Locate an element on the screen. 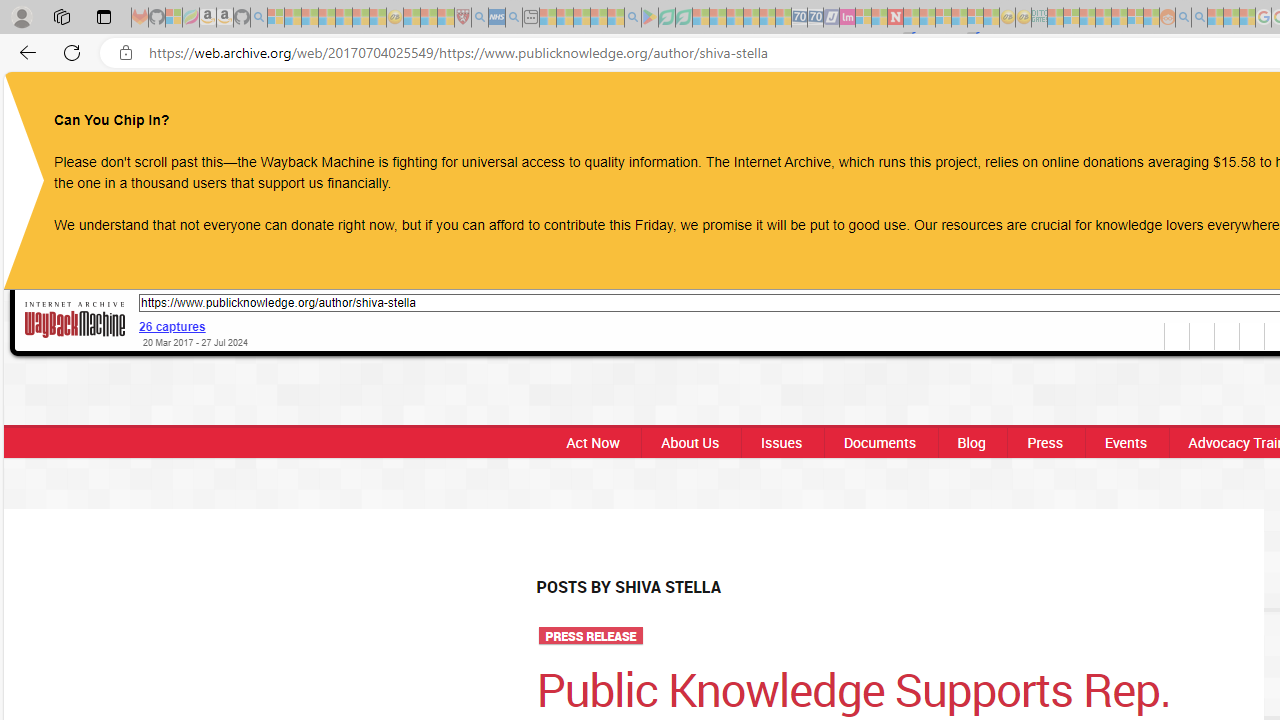  'Blog' is located at coordinates (970, 441).